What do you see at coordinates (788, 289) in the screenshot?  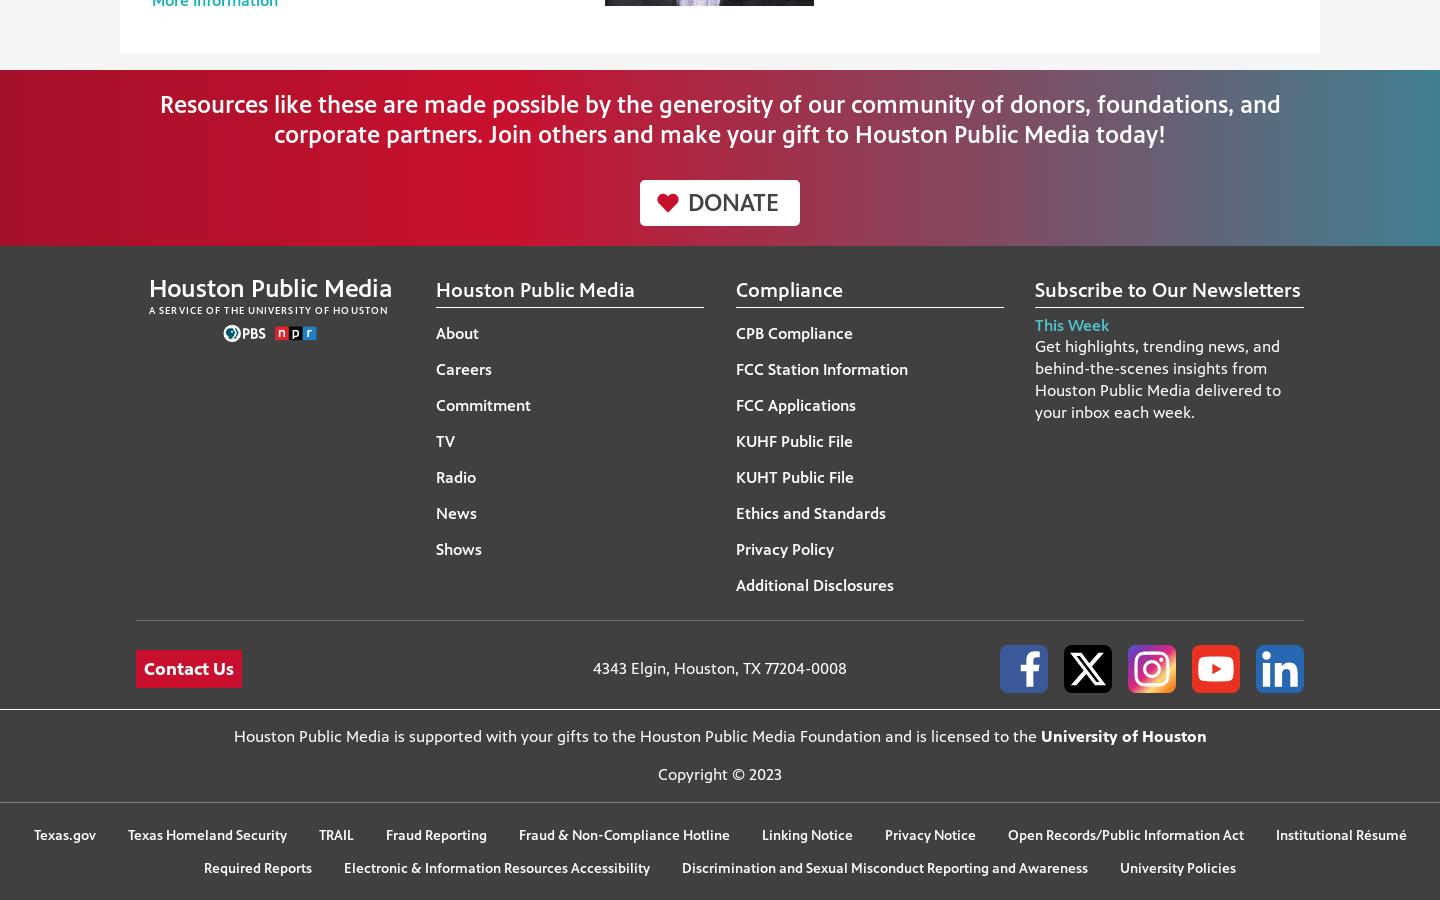 I see `'Compliance'` at bounding box center [788, 289].